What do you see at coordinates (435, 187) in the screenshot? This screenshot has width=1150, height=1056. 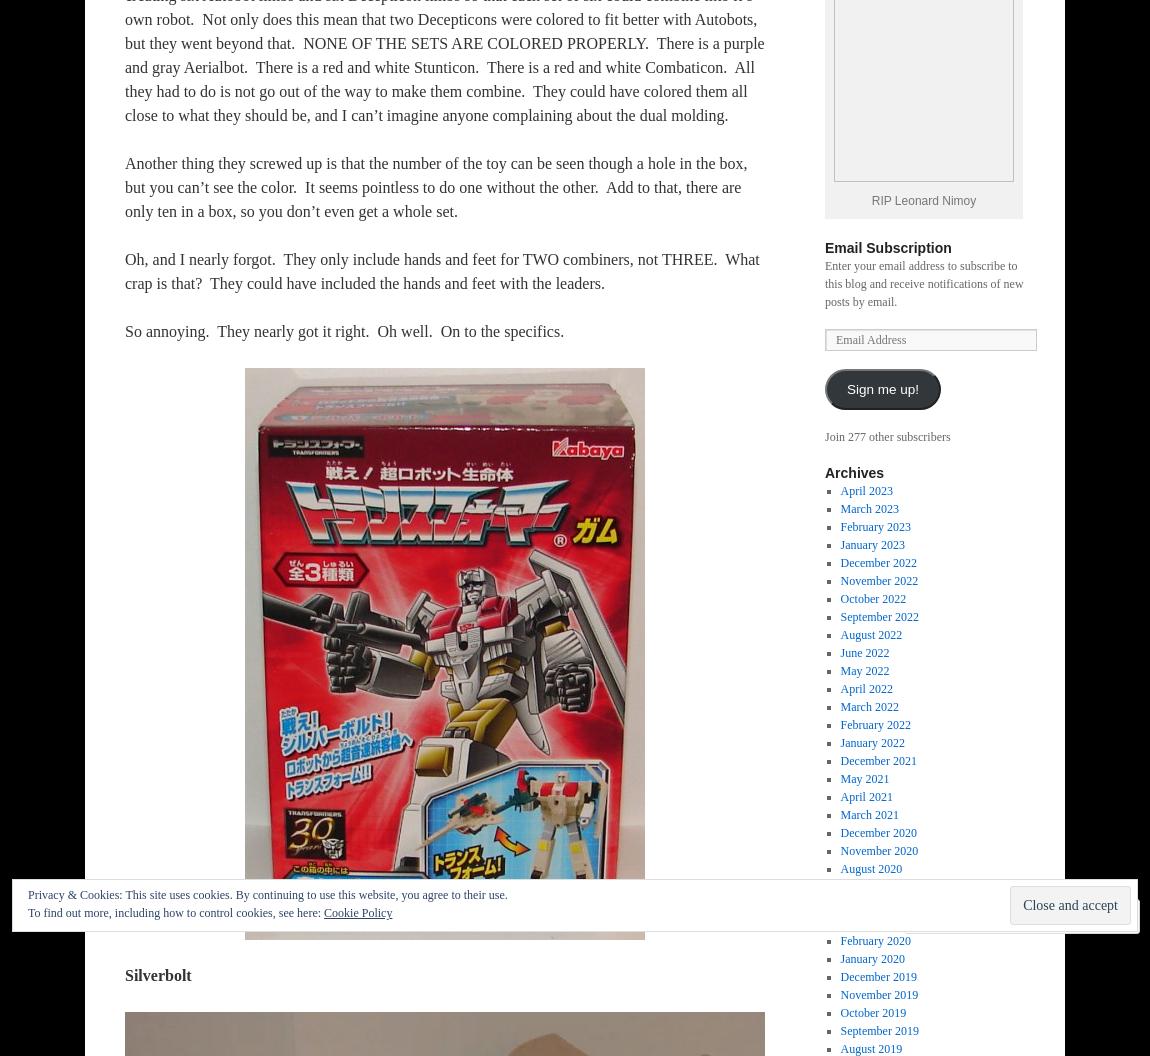 I see `'Another thing they screwed up is that the number of the toy can be seen though a hole in the box, but you can’t see the color.  It seems pointless to do one without the other.  Add to that, there are only ten in a box, so you don’t even get a whole set.'` at bounding box center [435, 187].